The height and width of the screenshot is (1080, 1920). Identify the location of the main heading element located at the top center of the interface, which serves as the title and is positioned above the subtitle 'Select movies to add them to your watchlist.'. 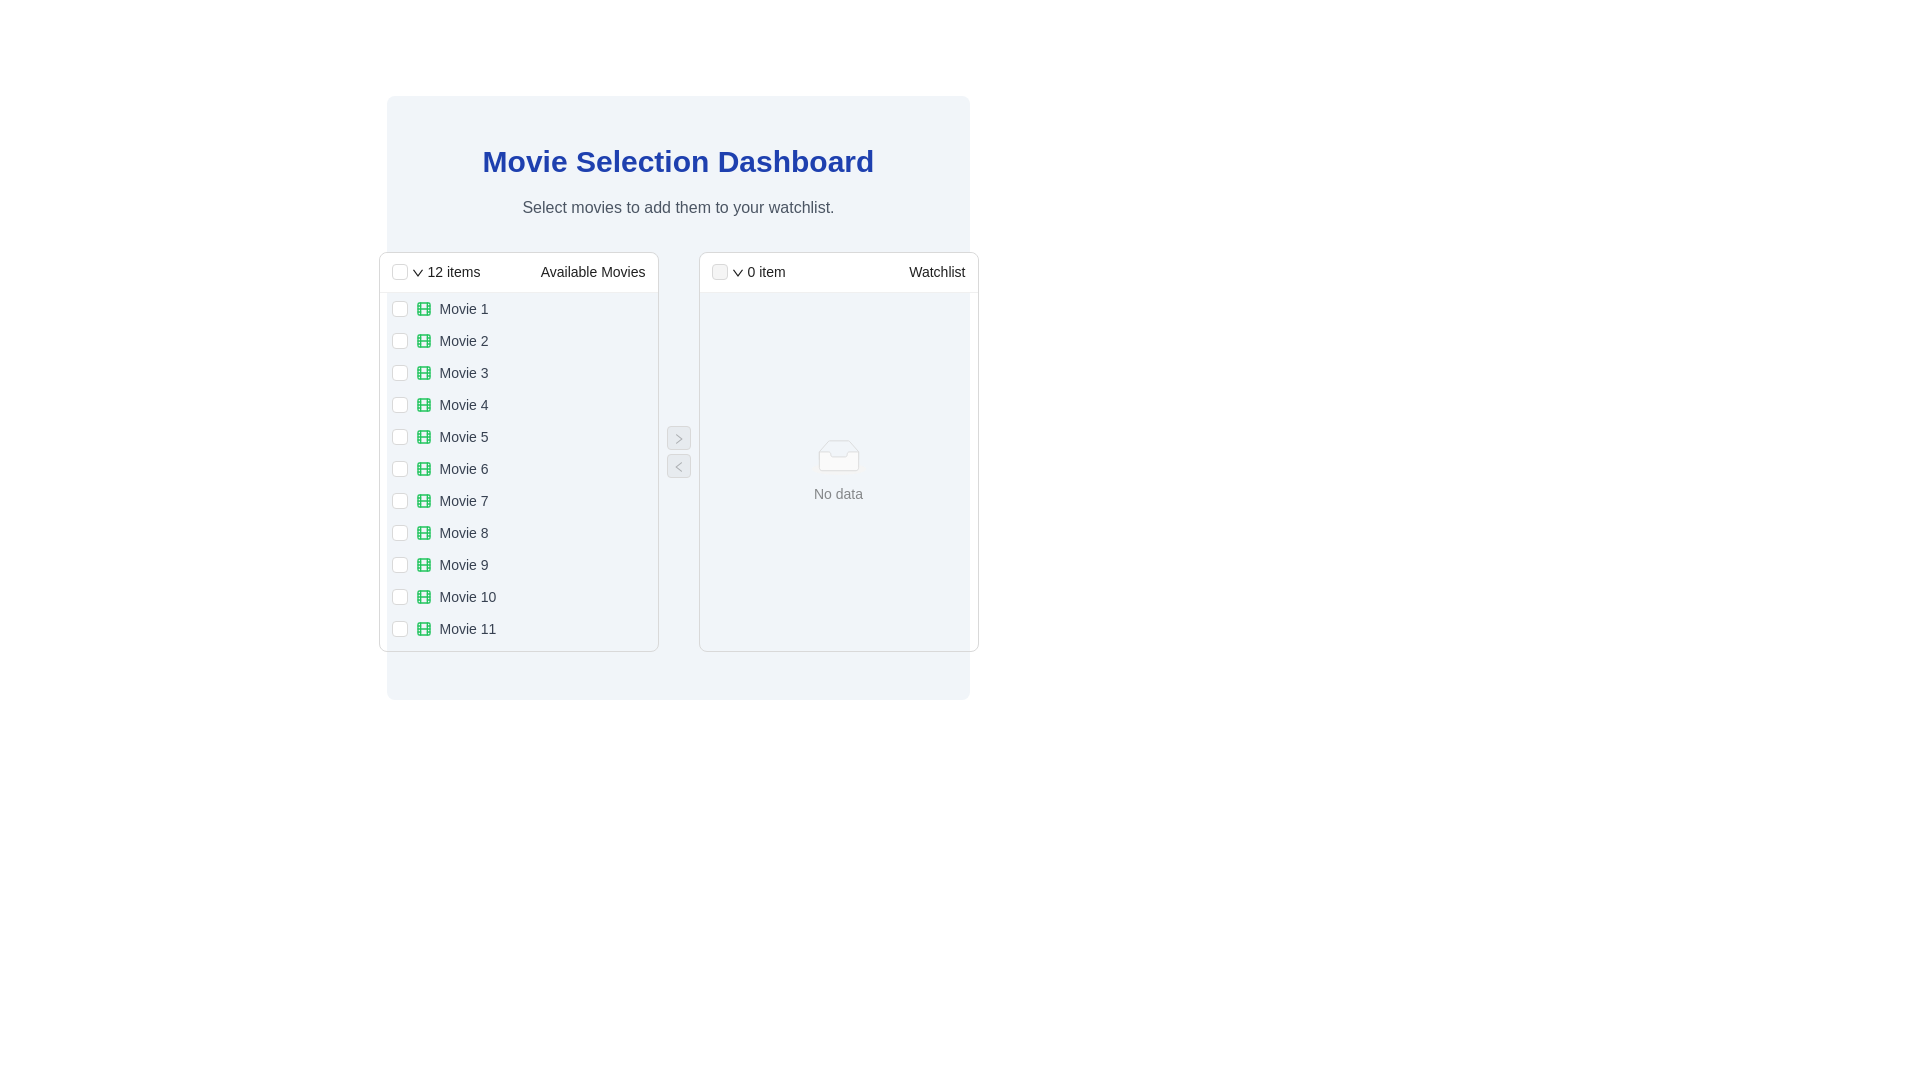
(678, 161).